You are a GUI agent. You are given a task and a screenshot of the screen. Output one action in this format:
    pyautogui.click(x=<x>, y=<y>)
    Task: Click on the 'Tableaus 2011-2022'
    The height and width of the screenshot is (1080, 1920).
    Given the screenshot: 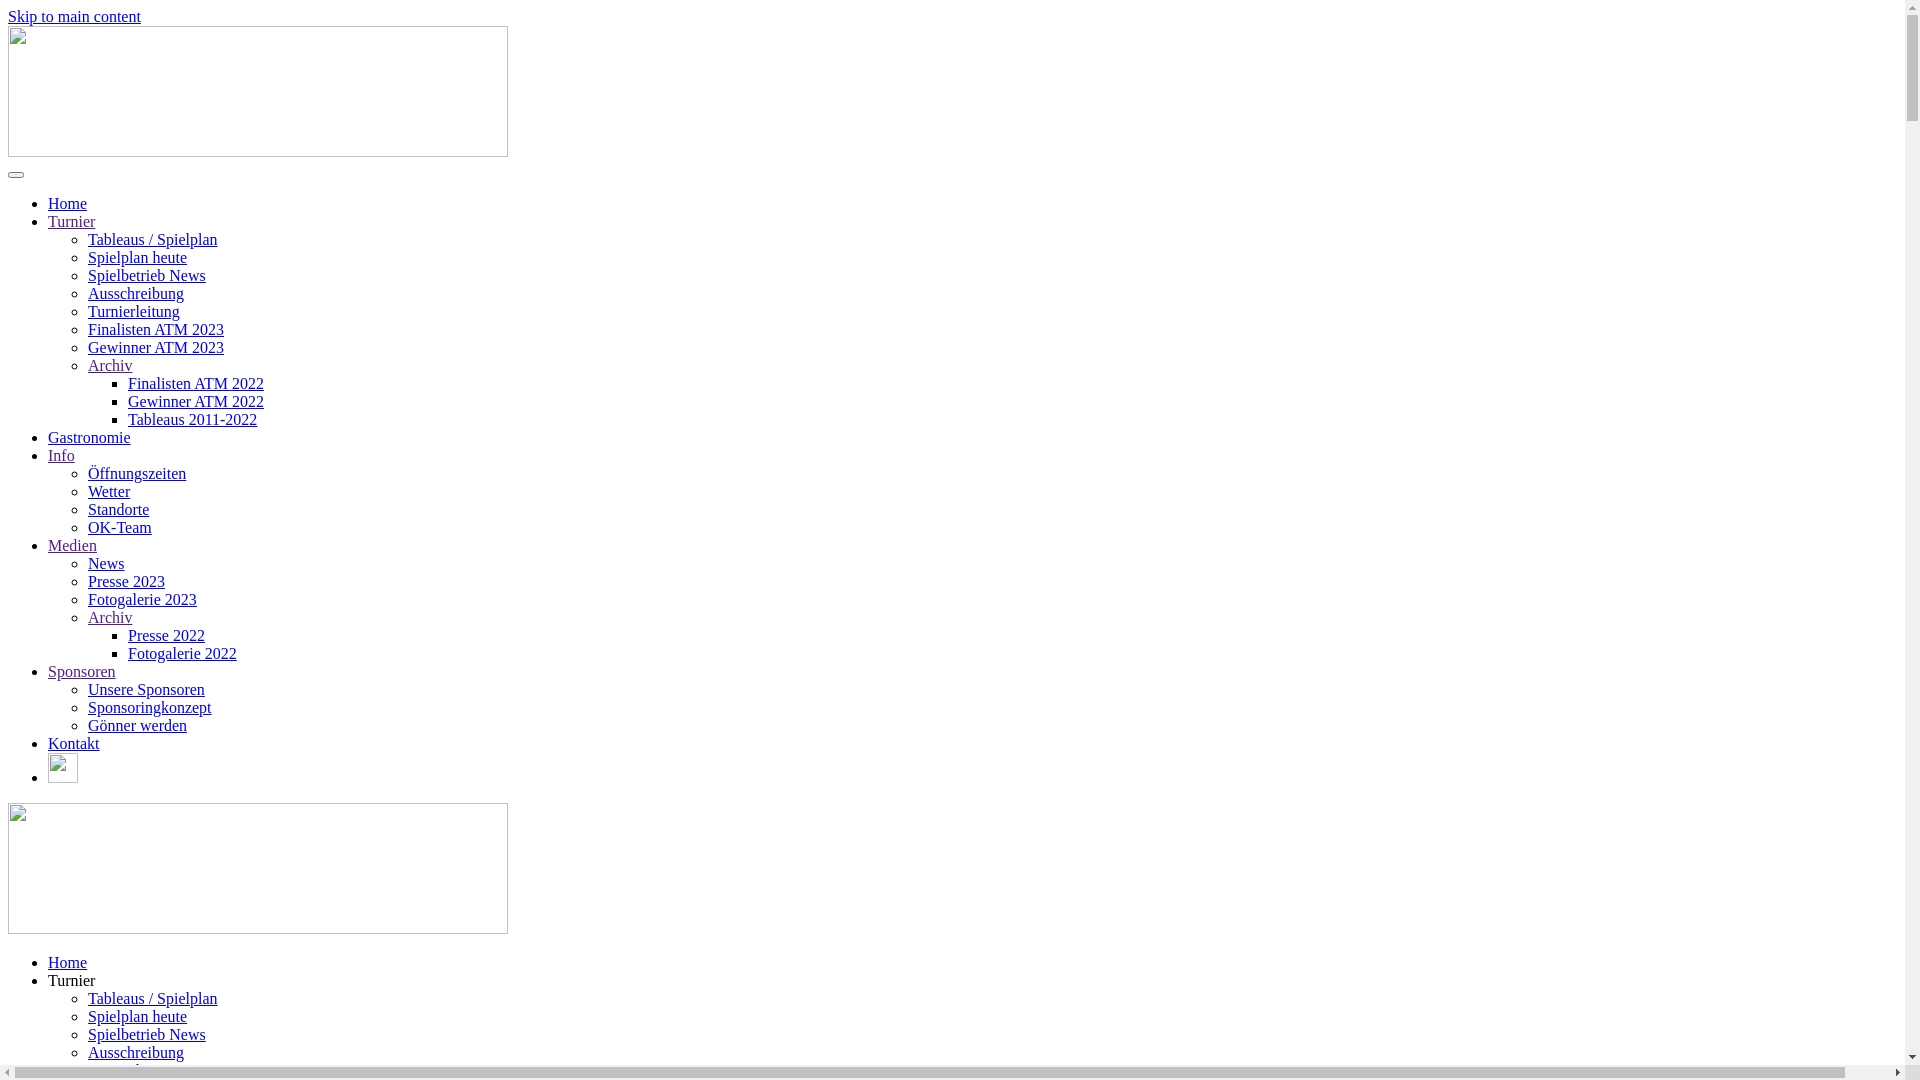 What is the action you would take?
    pyautogui.click(x=127, y=418)
    